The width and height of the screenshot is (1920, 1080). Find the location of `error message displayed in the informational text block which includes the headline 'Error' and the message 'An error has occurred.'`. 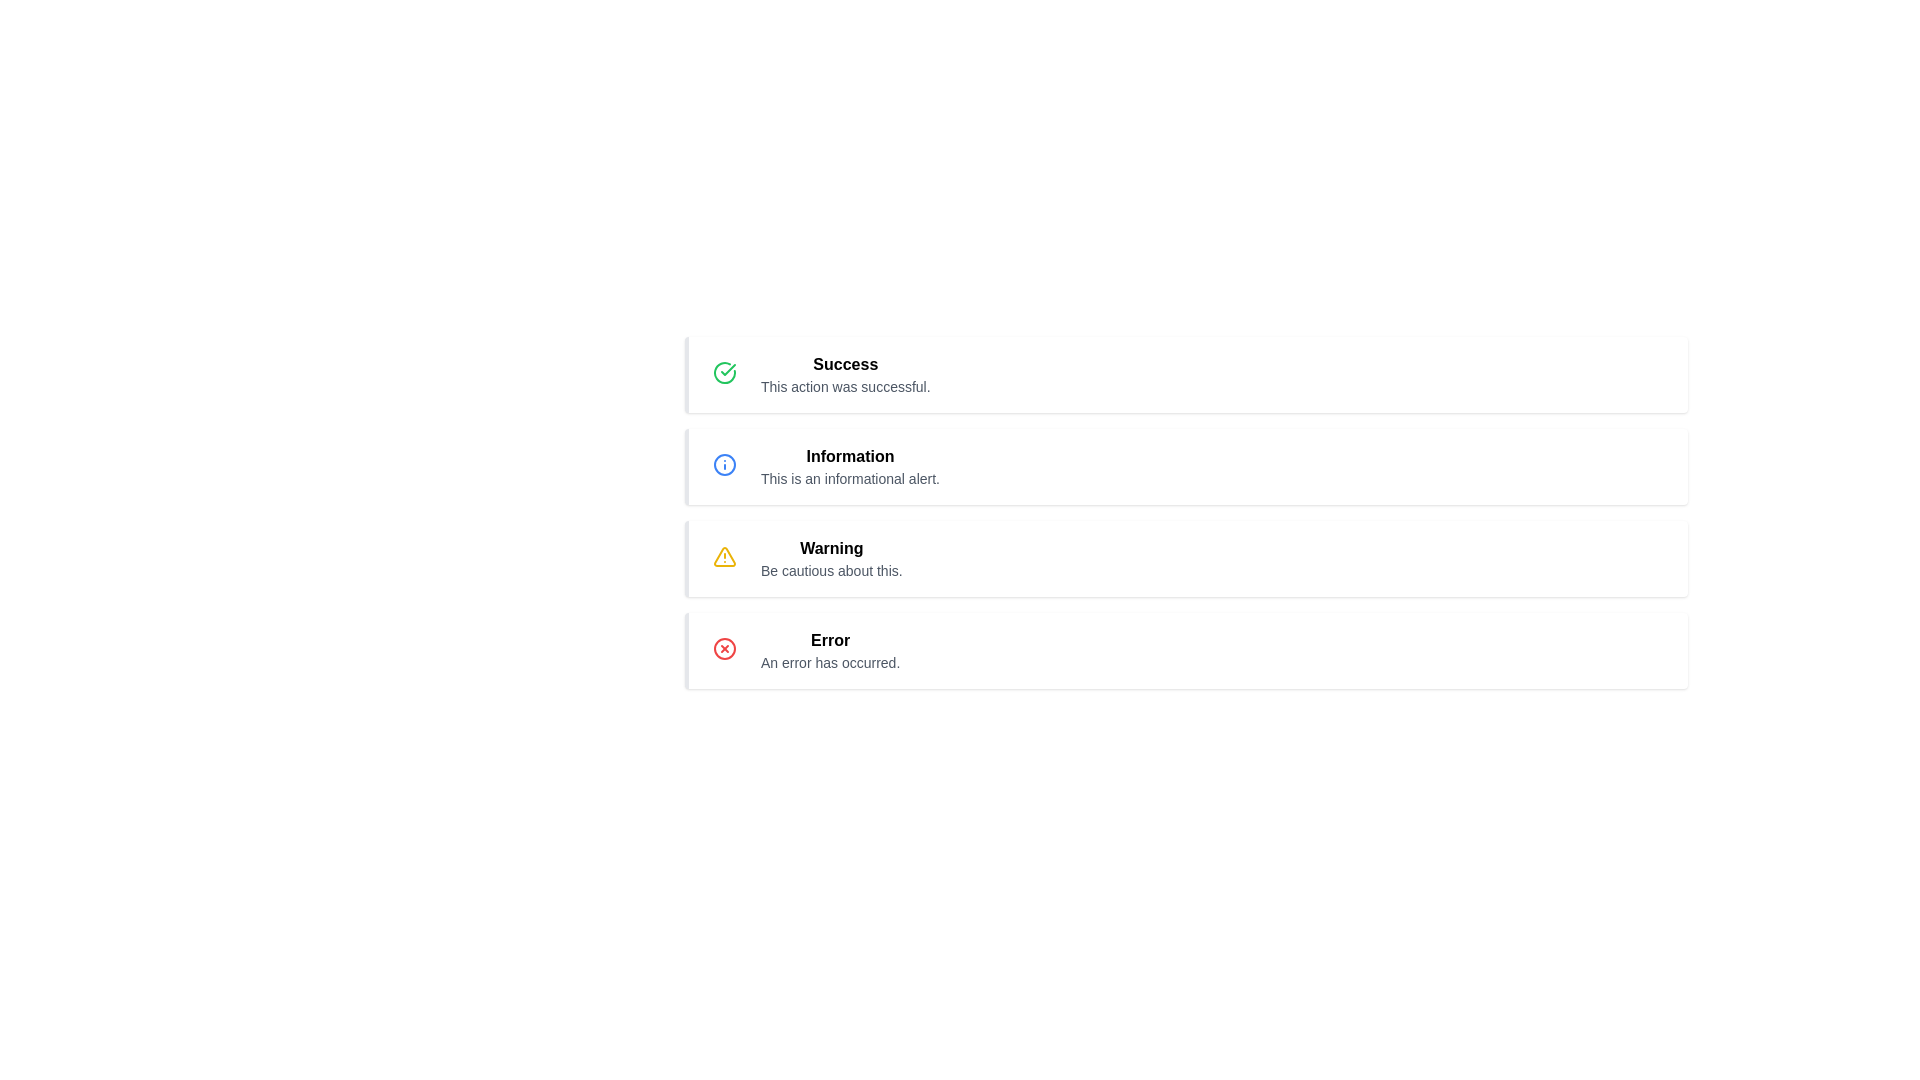

error message displayed in the informational text block which includes the headline 'Error' and the message 'An error has occurred.' is located at coordinates (830, 651).